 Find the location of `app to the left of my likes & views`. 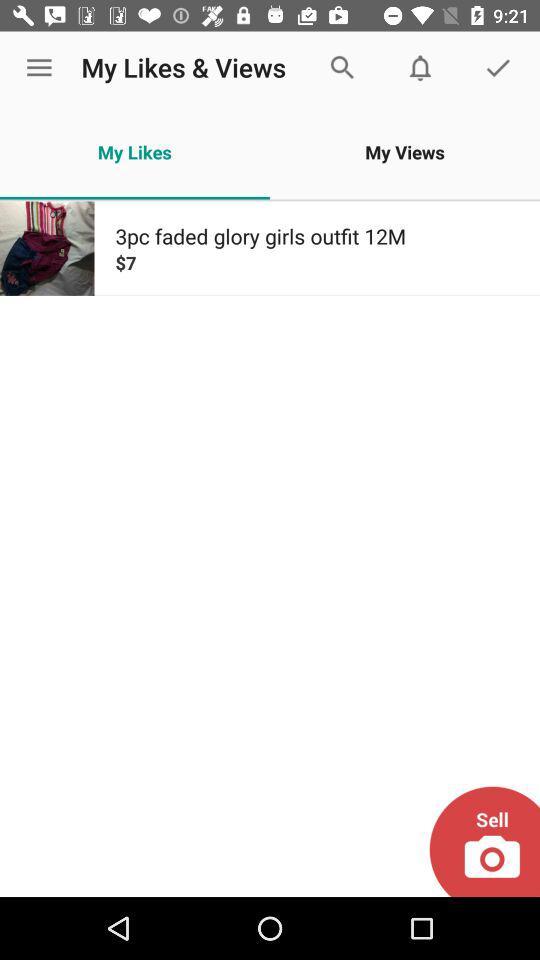

app to the left of my likes & views is located at coordinates (39, 68).